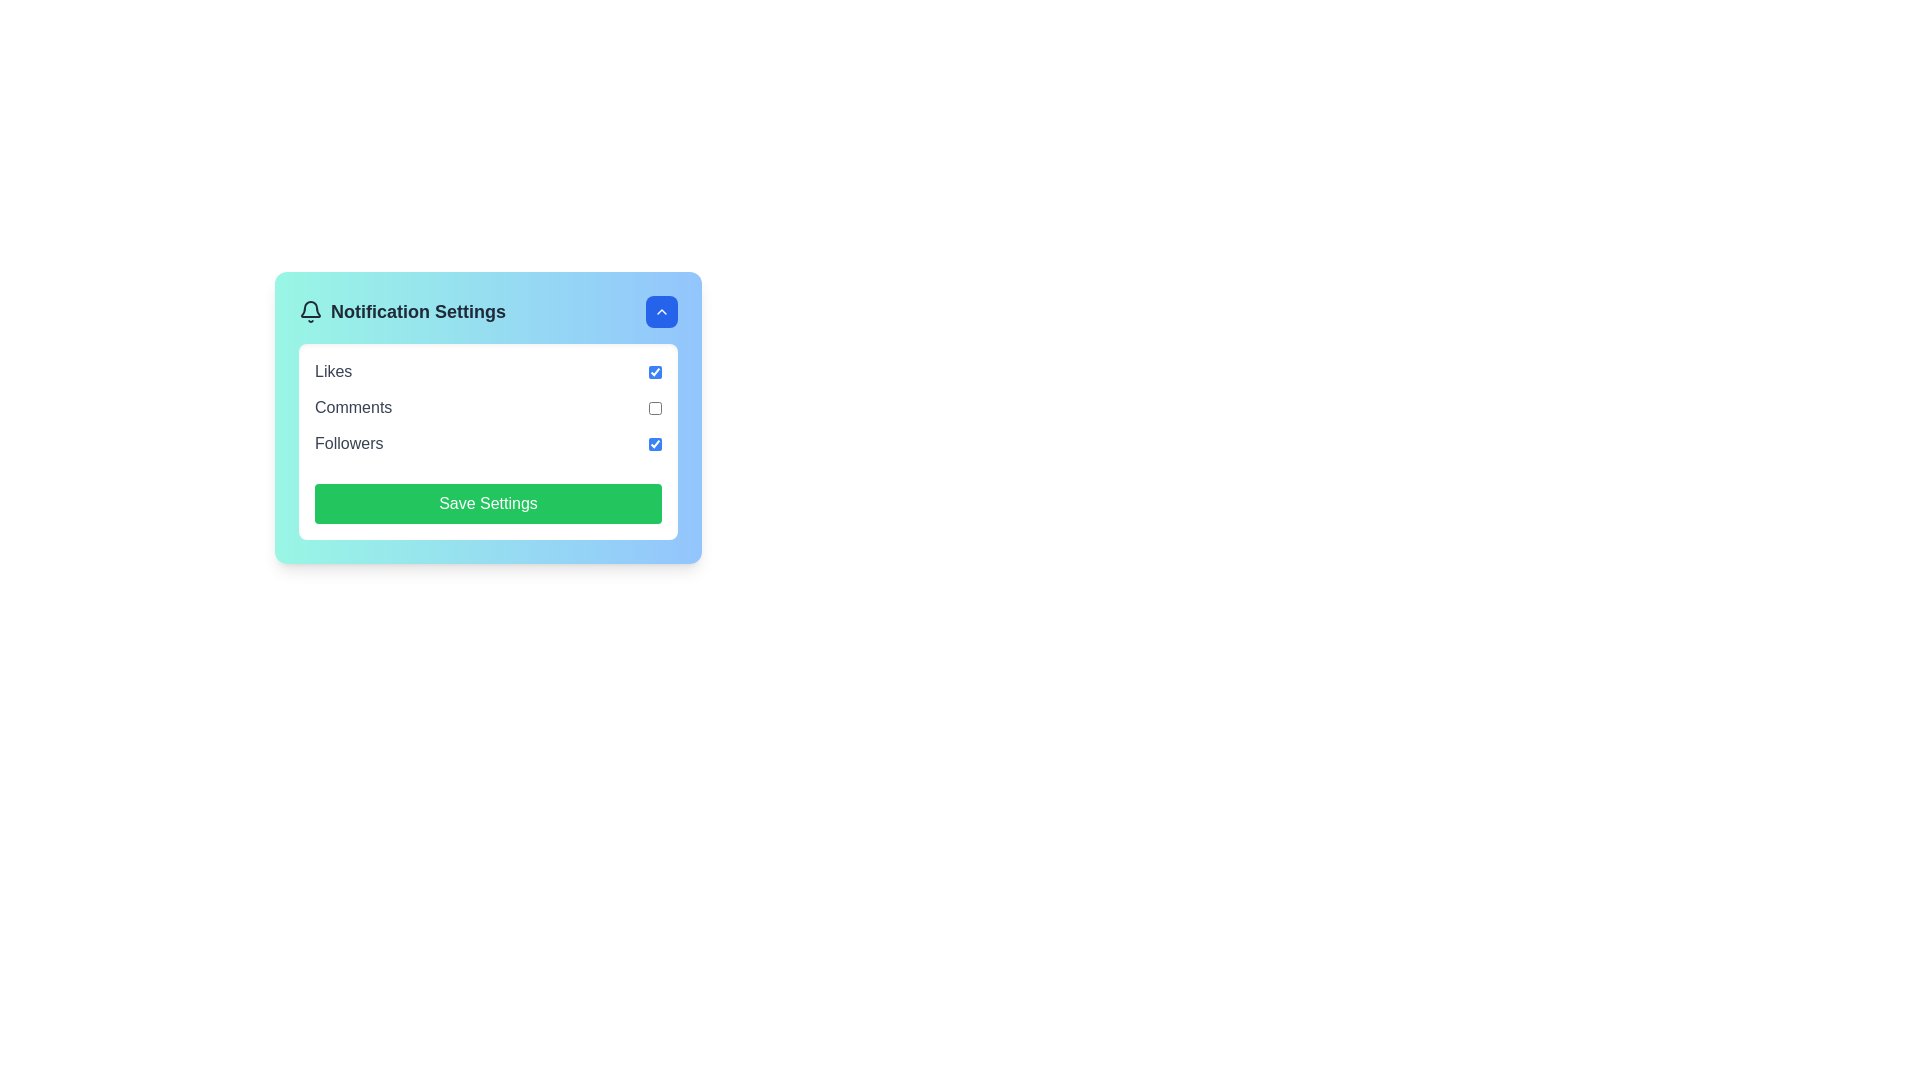 This screenshot has height=1080, width=1920. I want to click on the checkbox that toggles the notification setting for 'Followers' in the notification settings panel, so click(655, 442).